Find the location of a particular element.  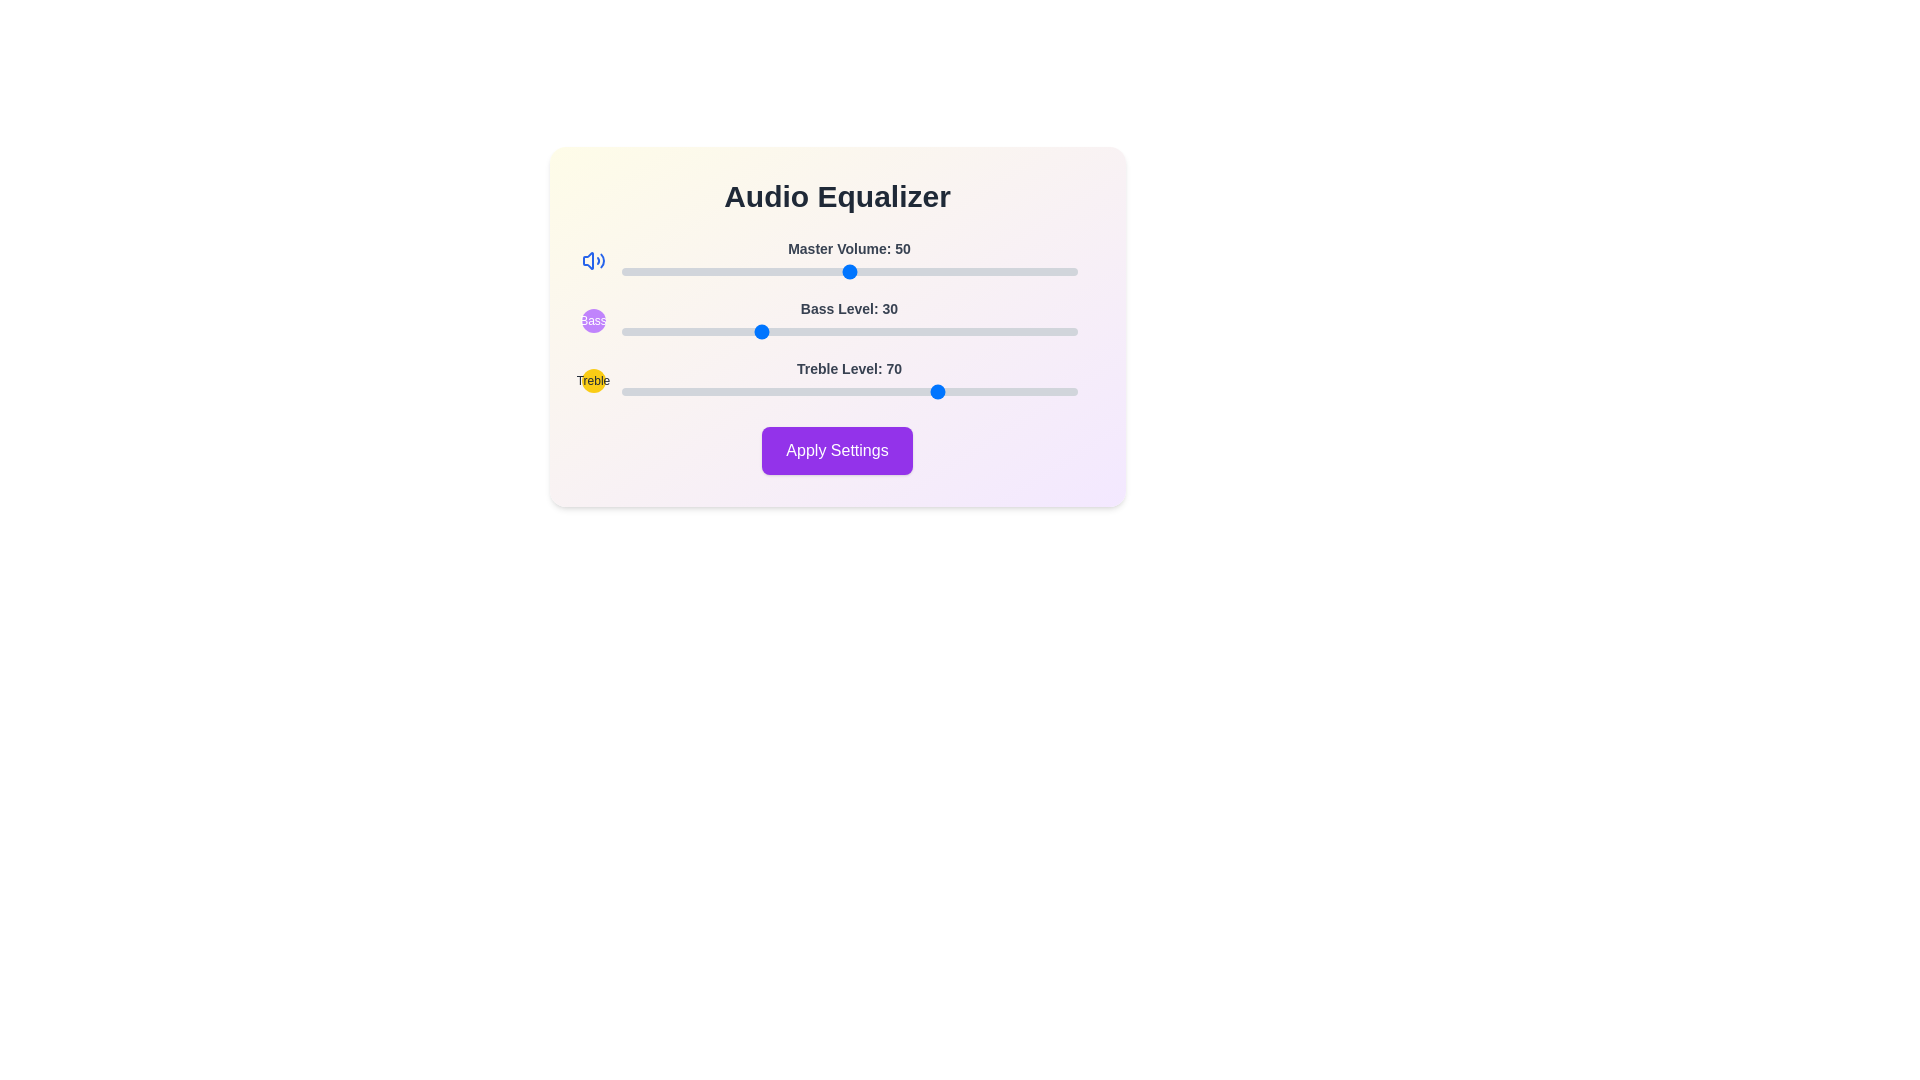

the slider control for adjusting the treble level, labeled 'Treble Level: 70', located in the third control section under the 'Audio Equalizer' header is located at coordinates (837, 381).